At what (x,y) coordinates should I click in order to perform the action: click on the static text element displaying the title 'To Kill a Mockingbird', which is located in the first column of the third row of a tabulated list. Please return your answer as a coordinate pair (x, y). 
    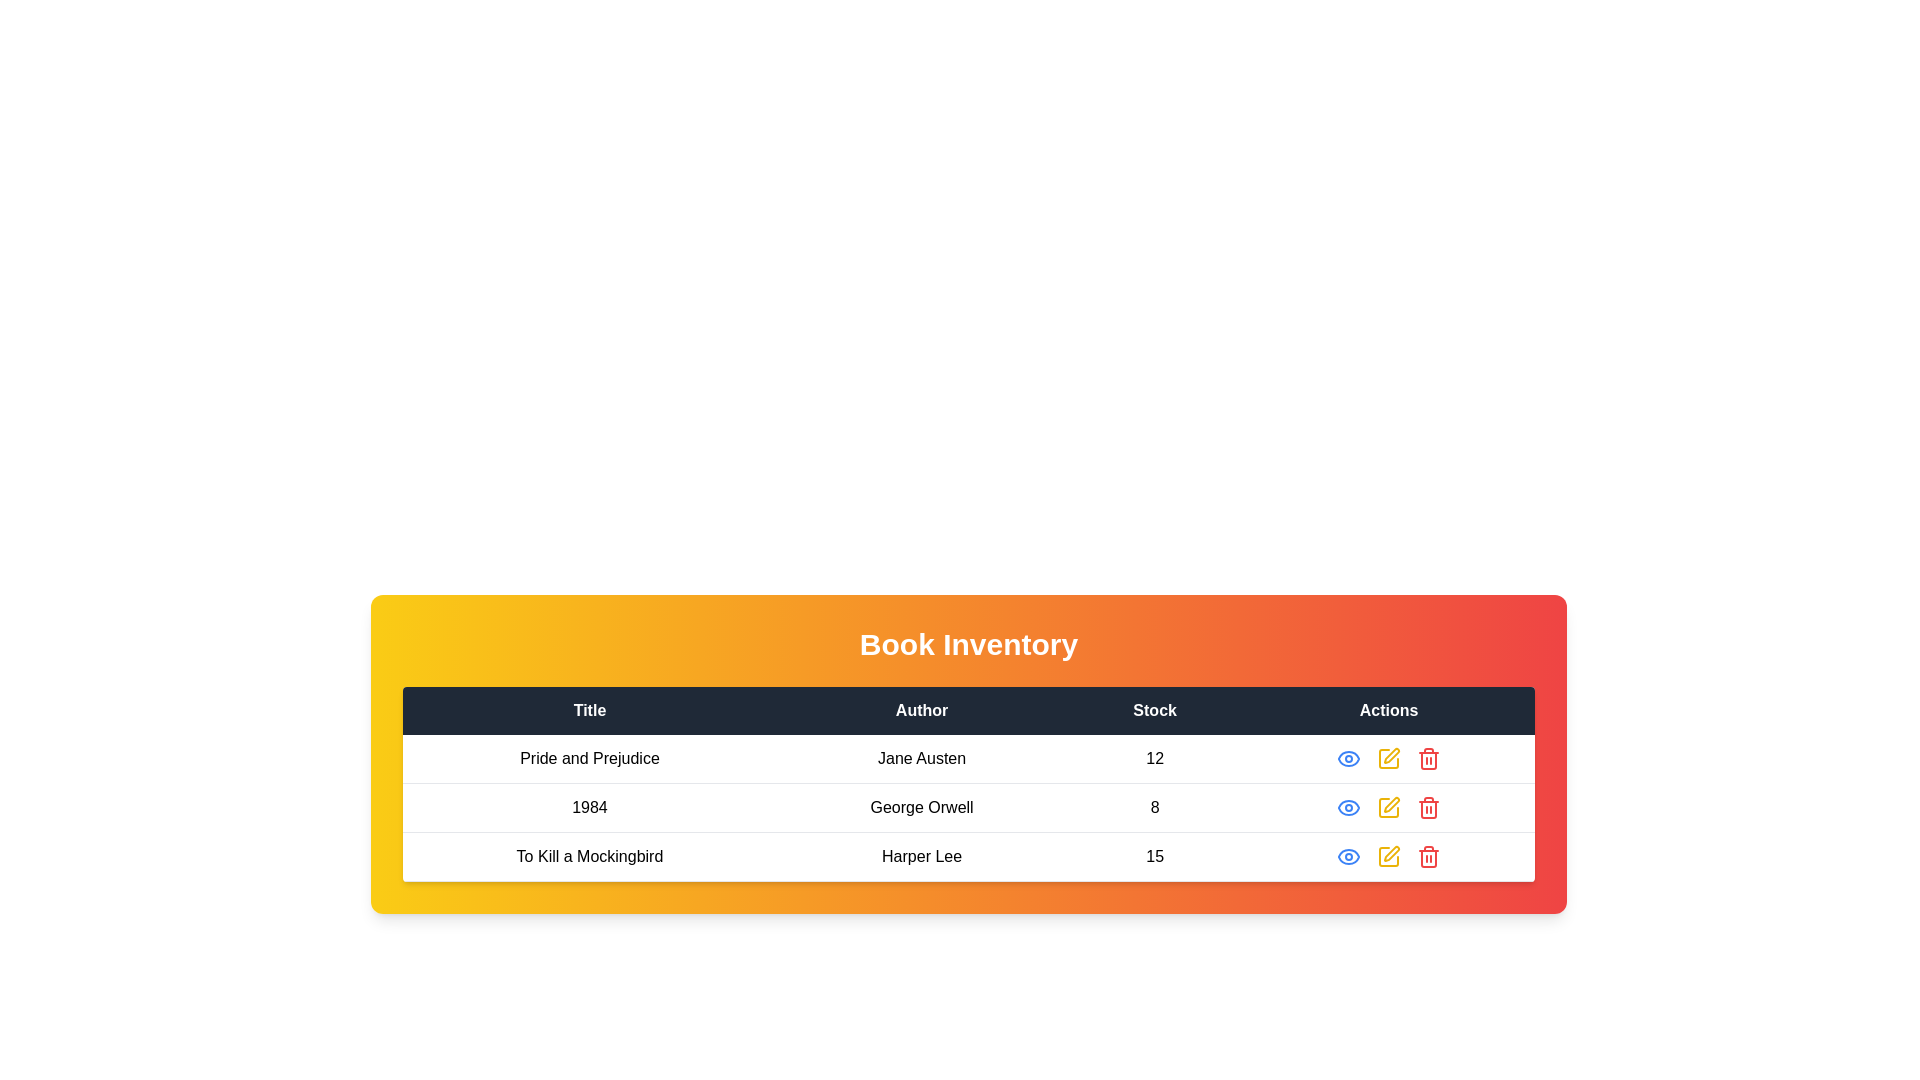
    Looking at the image, I should click on (589, 855).